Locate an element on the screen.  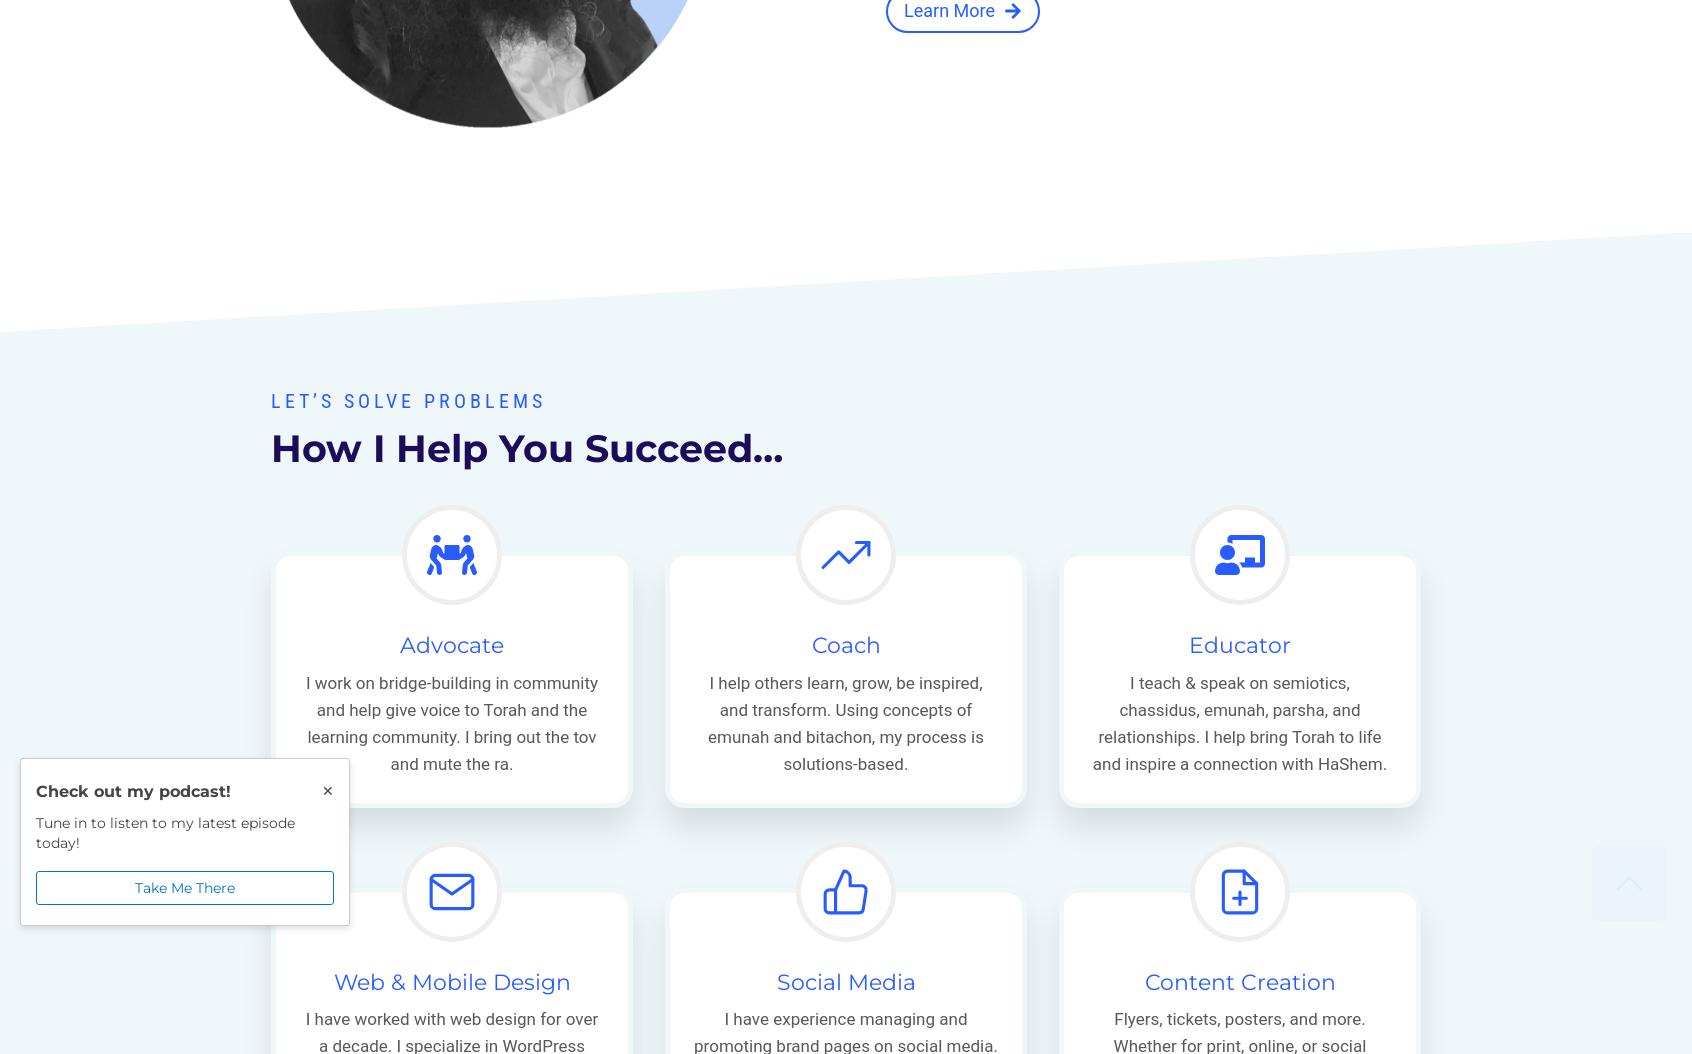
'I work on bridge-building in community and help give voice to Torah and the learning community. I bring out the tov and mute the ra.' is located at coordinates (450, 722).